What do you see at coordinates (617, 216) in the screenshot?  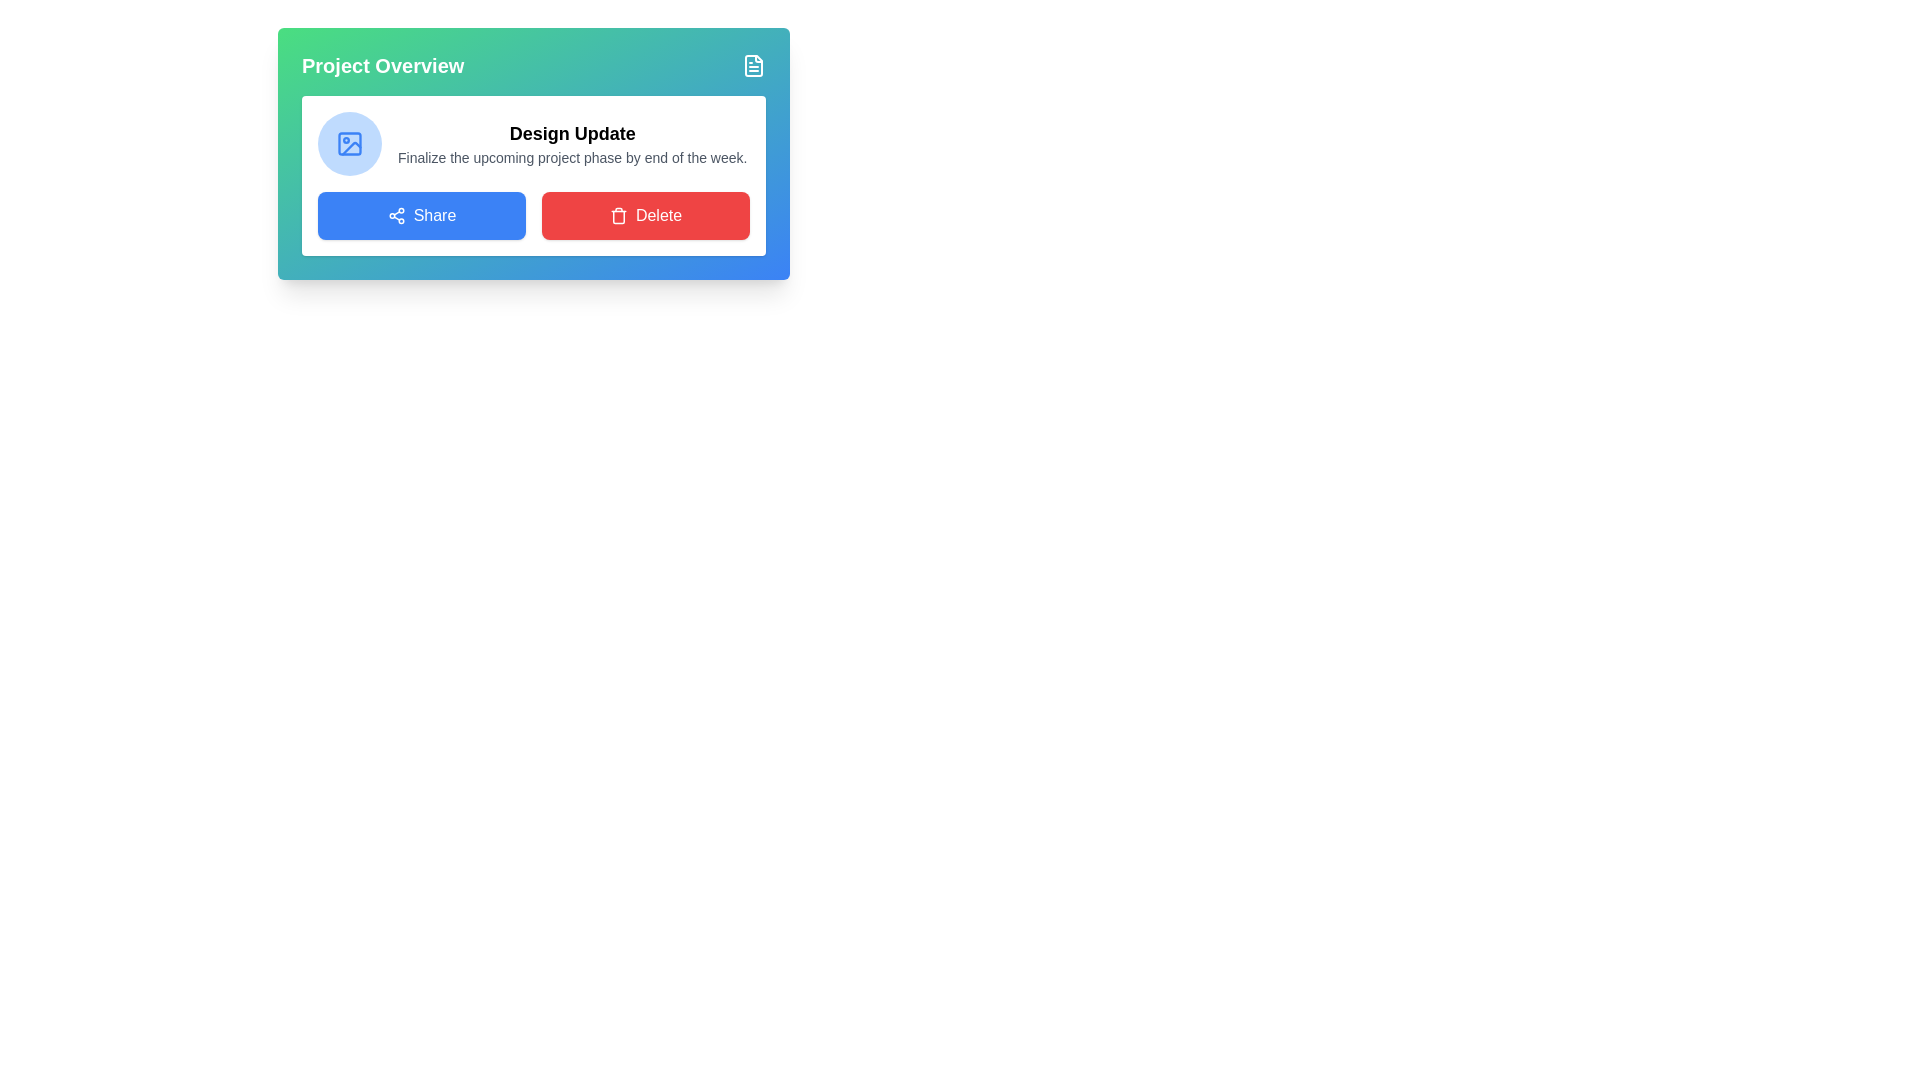 I see `the delete icon located on the left side of the red 'Delete' button at the bottom of the 'Design Update' card` at bounding box center [617, 216].